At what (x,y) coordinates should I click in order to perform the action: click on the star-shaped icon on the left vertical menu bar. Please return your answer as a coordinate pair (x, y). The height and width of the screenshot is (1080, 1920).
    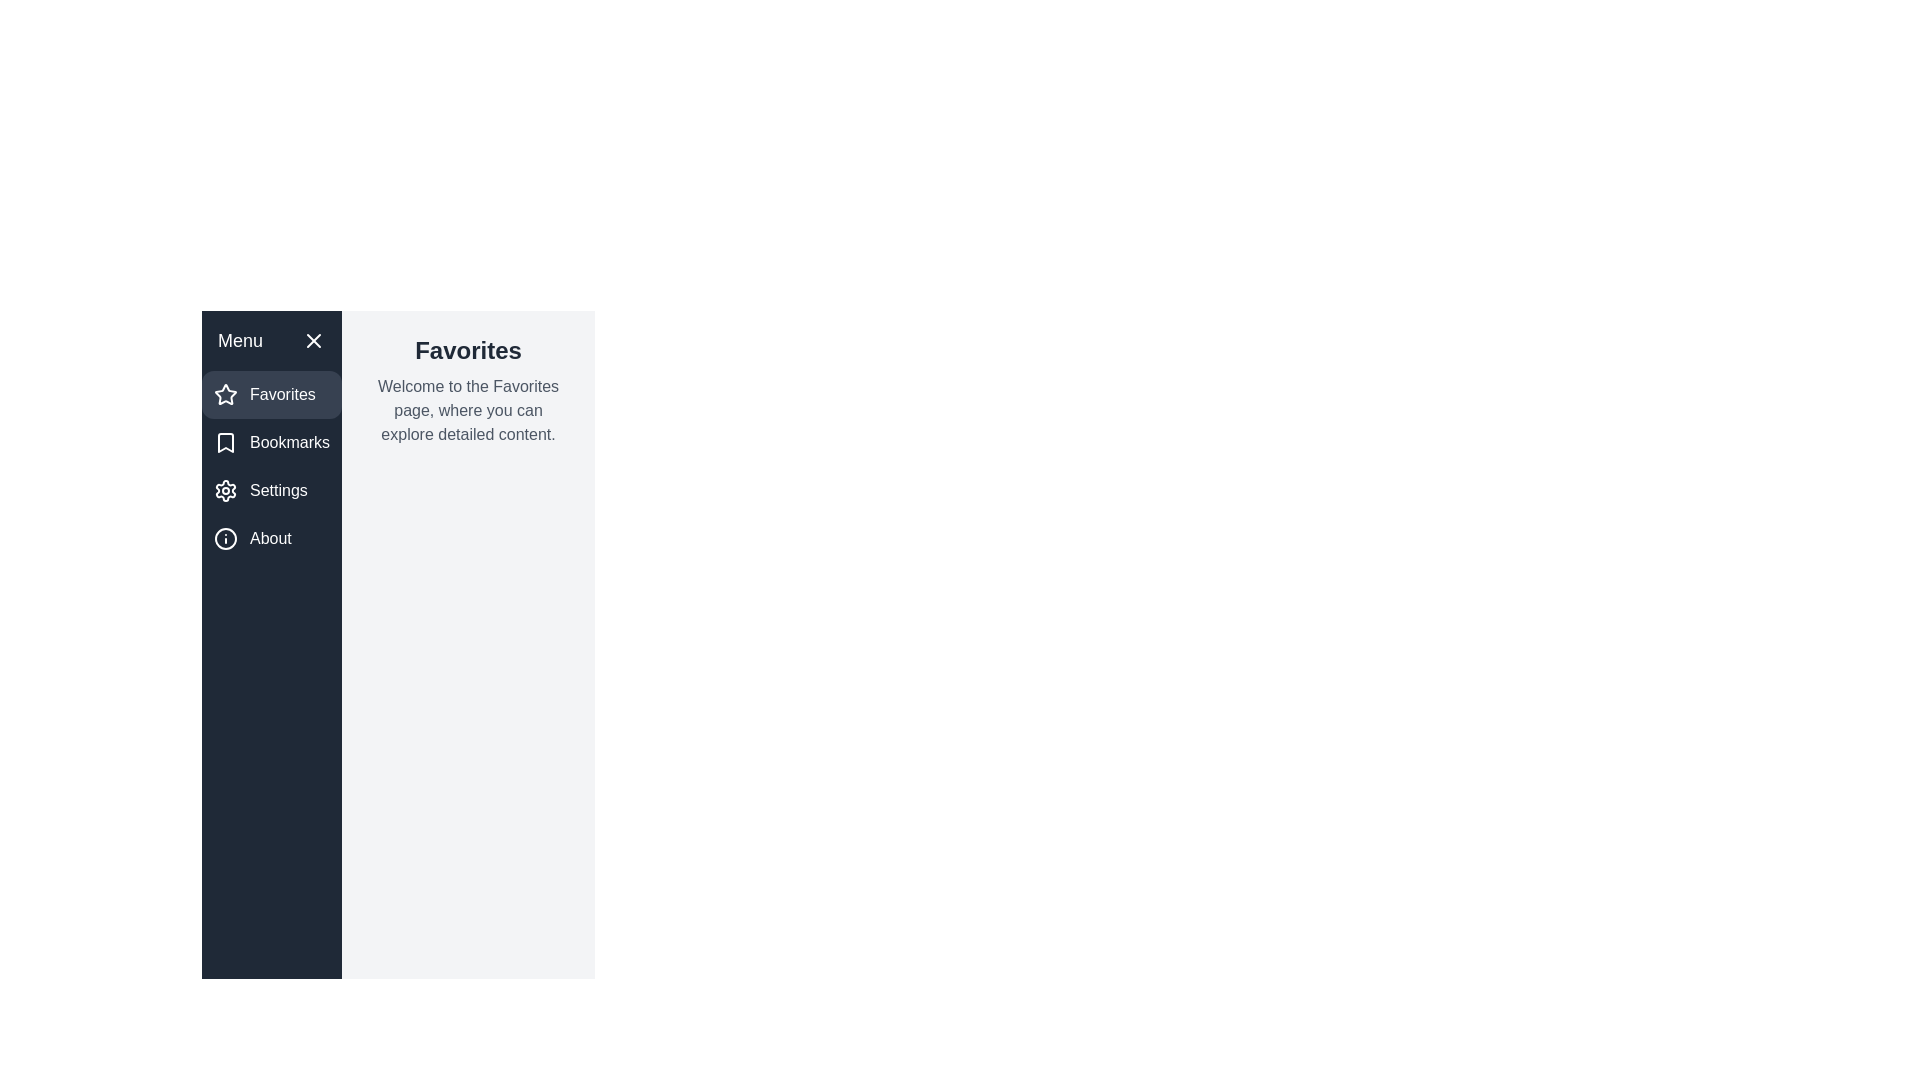
    Looking at the image, I should click on (225, 394).